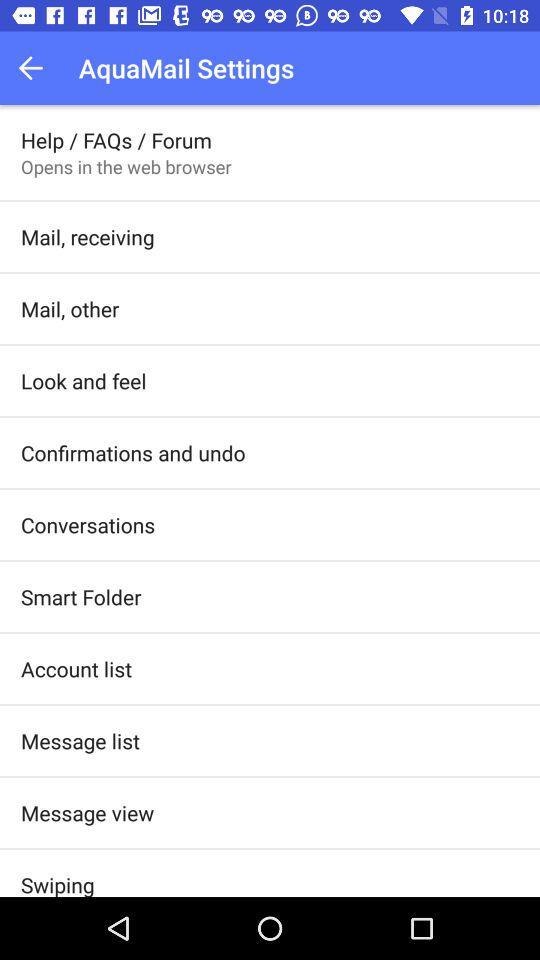 The width and height of the screenshot is (540, 960). Describe the element at coordinates (126, 165) in the screenshot. I see `opens in the icon` at that location.